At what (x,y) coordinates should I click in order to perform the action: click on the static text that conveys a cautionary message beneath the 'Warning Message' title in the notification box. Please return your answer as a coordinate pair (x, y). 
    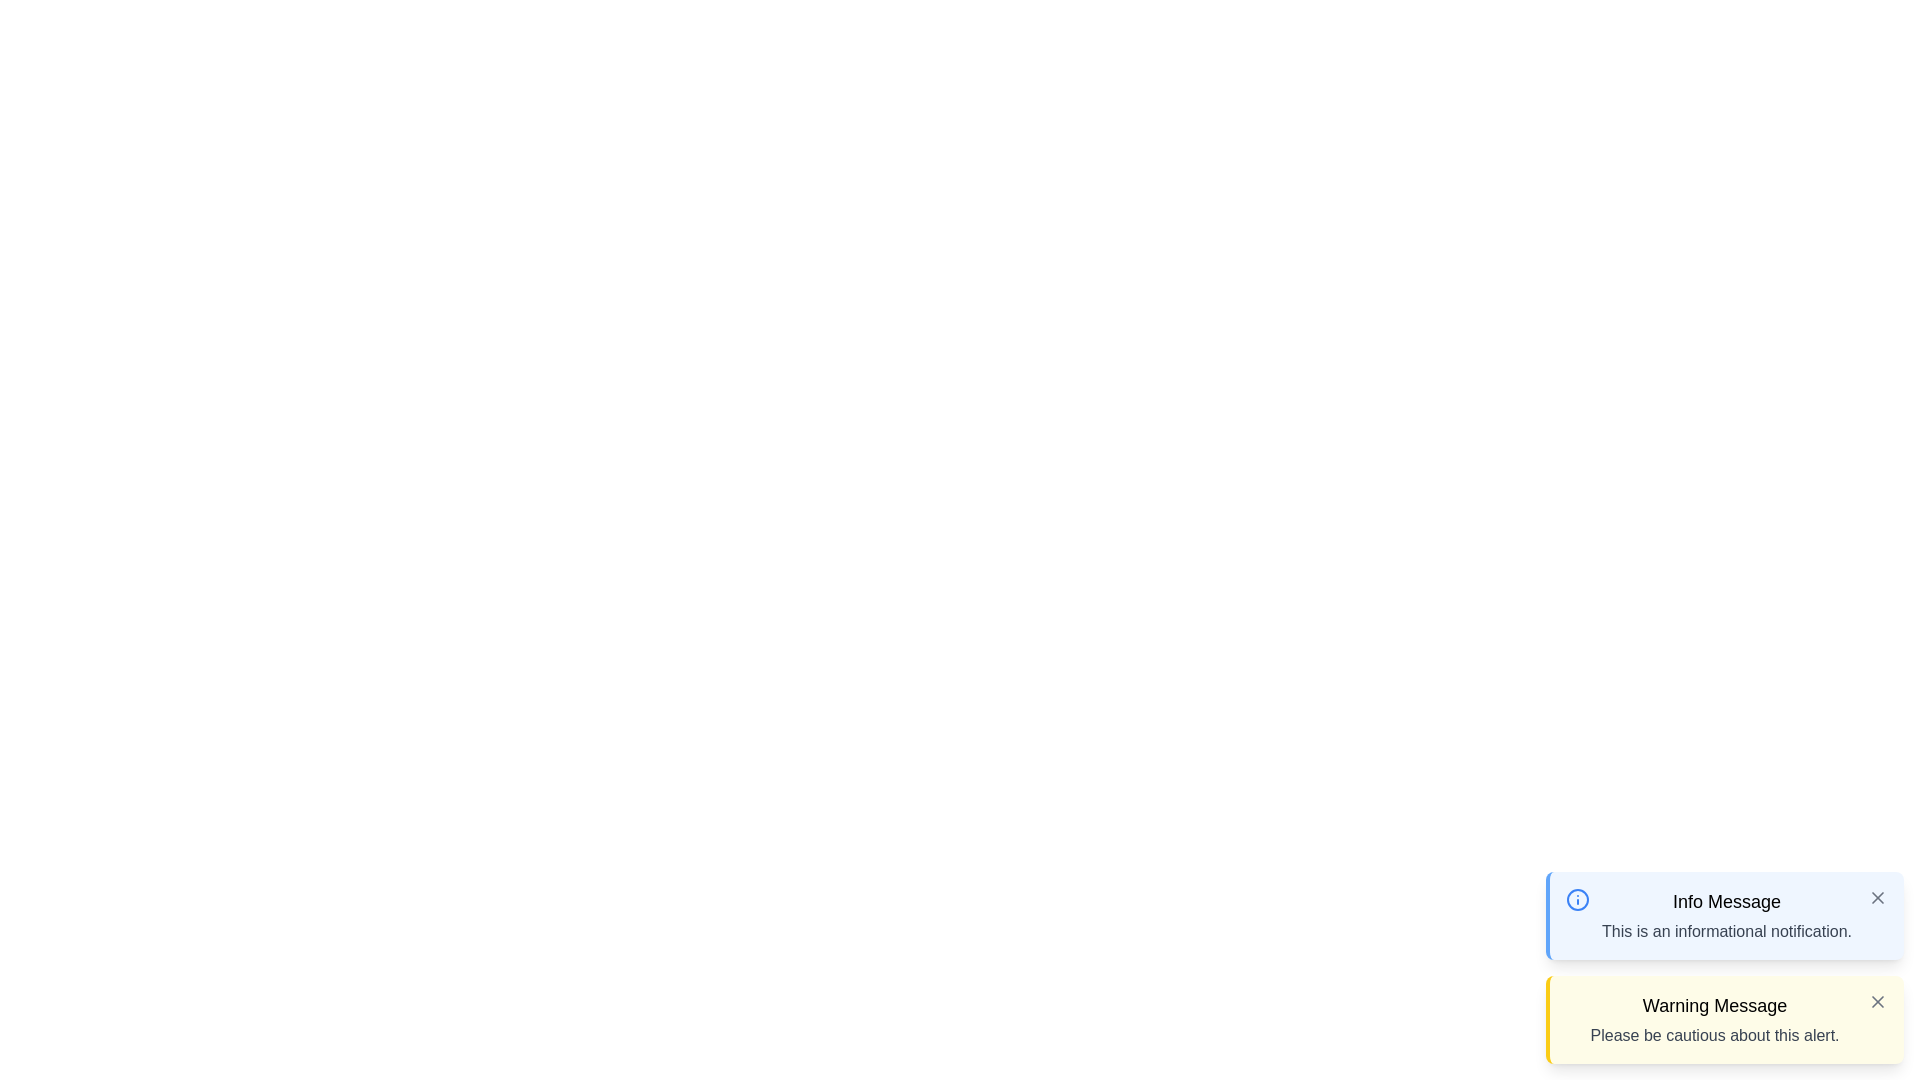
    Looking at the image, I should click on (1714, 1035).